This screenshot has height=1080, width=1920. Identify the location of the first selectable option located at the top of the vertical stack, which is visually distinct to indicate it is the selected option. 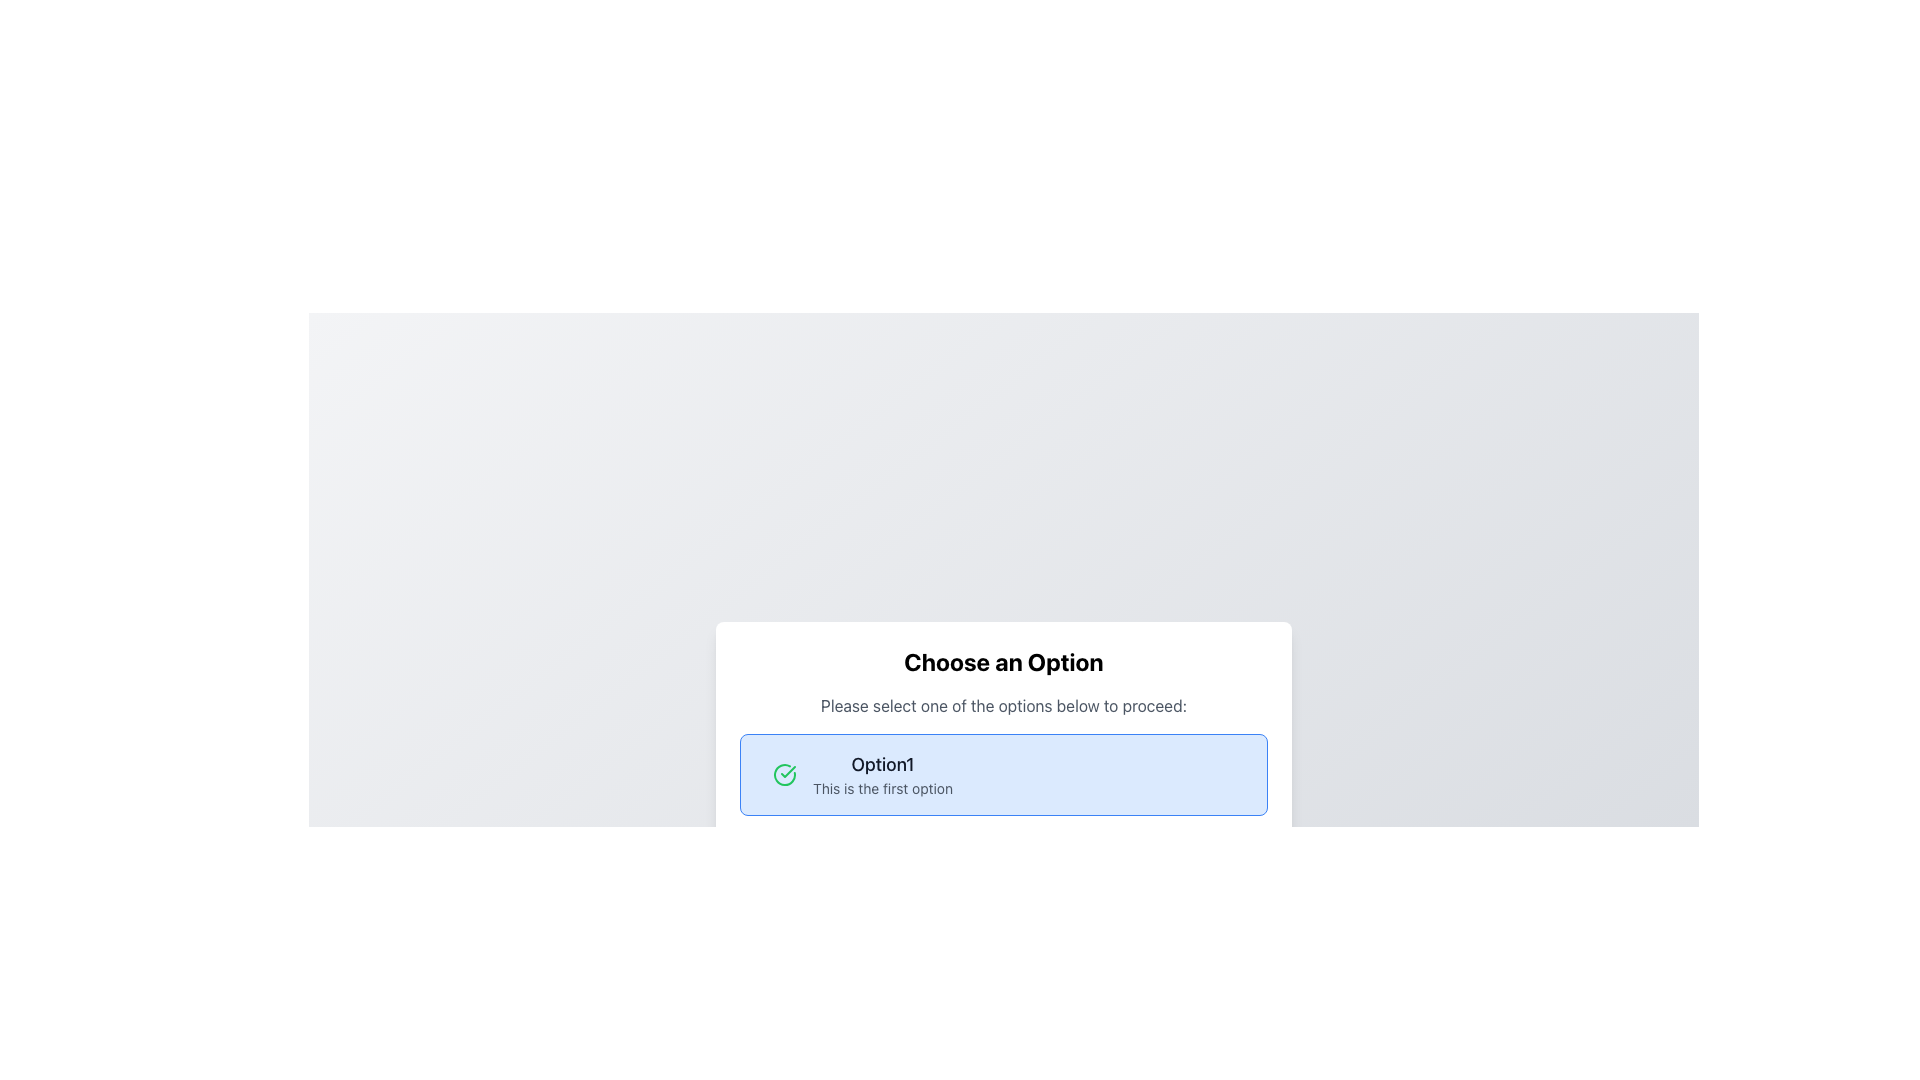
(1003, 774).